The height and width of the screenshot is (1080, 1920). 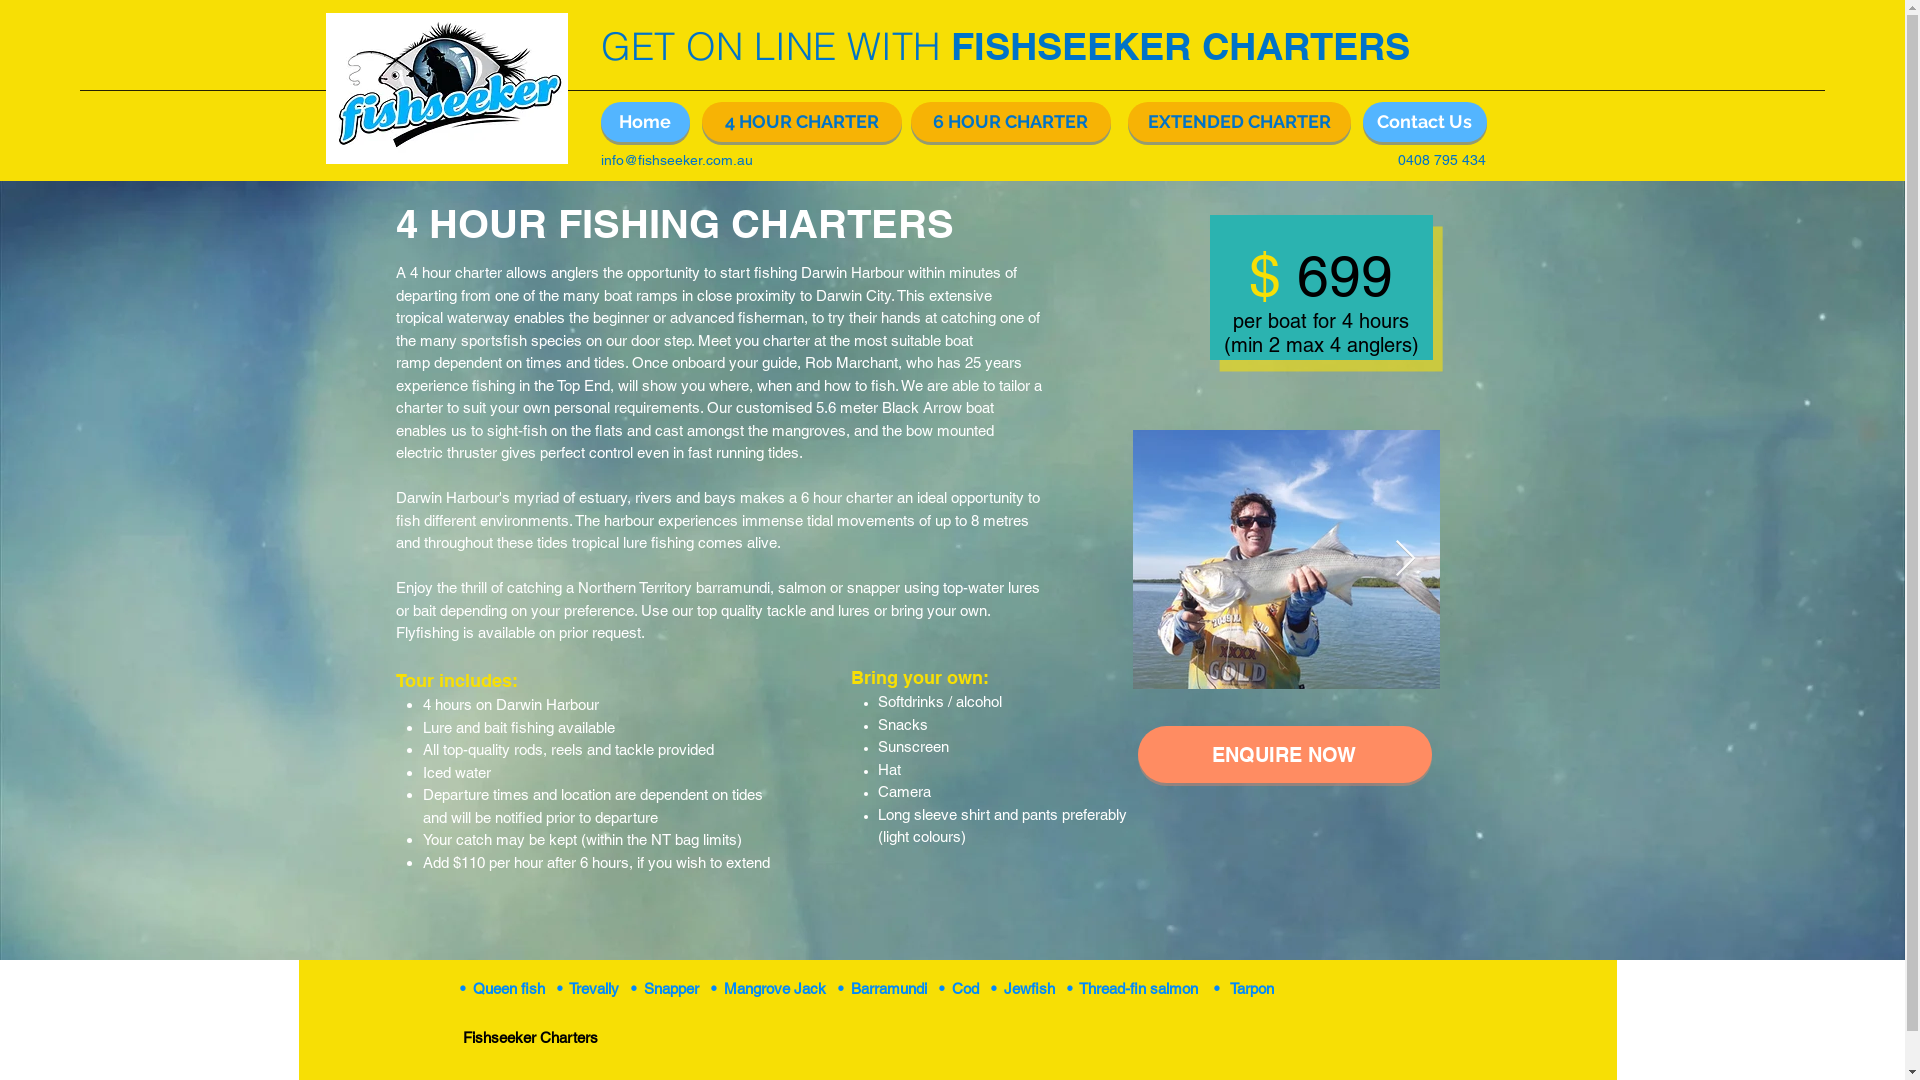 What do you see at coordinates (1285, 754) in the screenshot?
I see `'ENQUIRE NOW'` at bounding box center [1285, 754].